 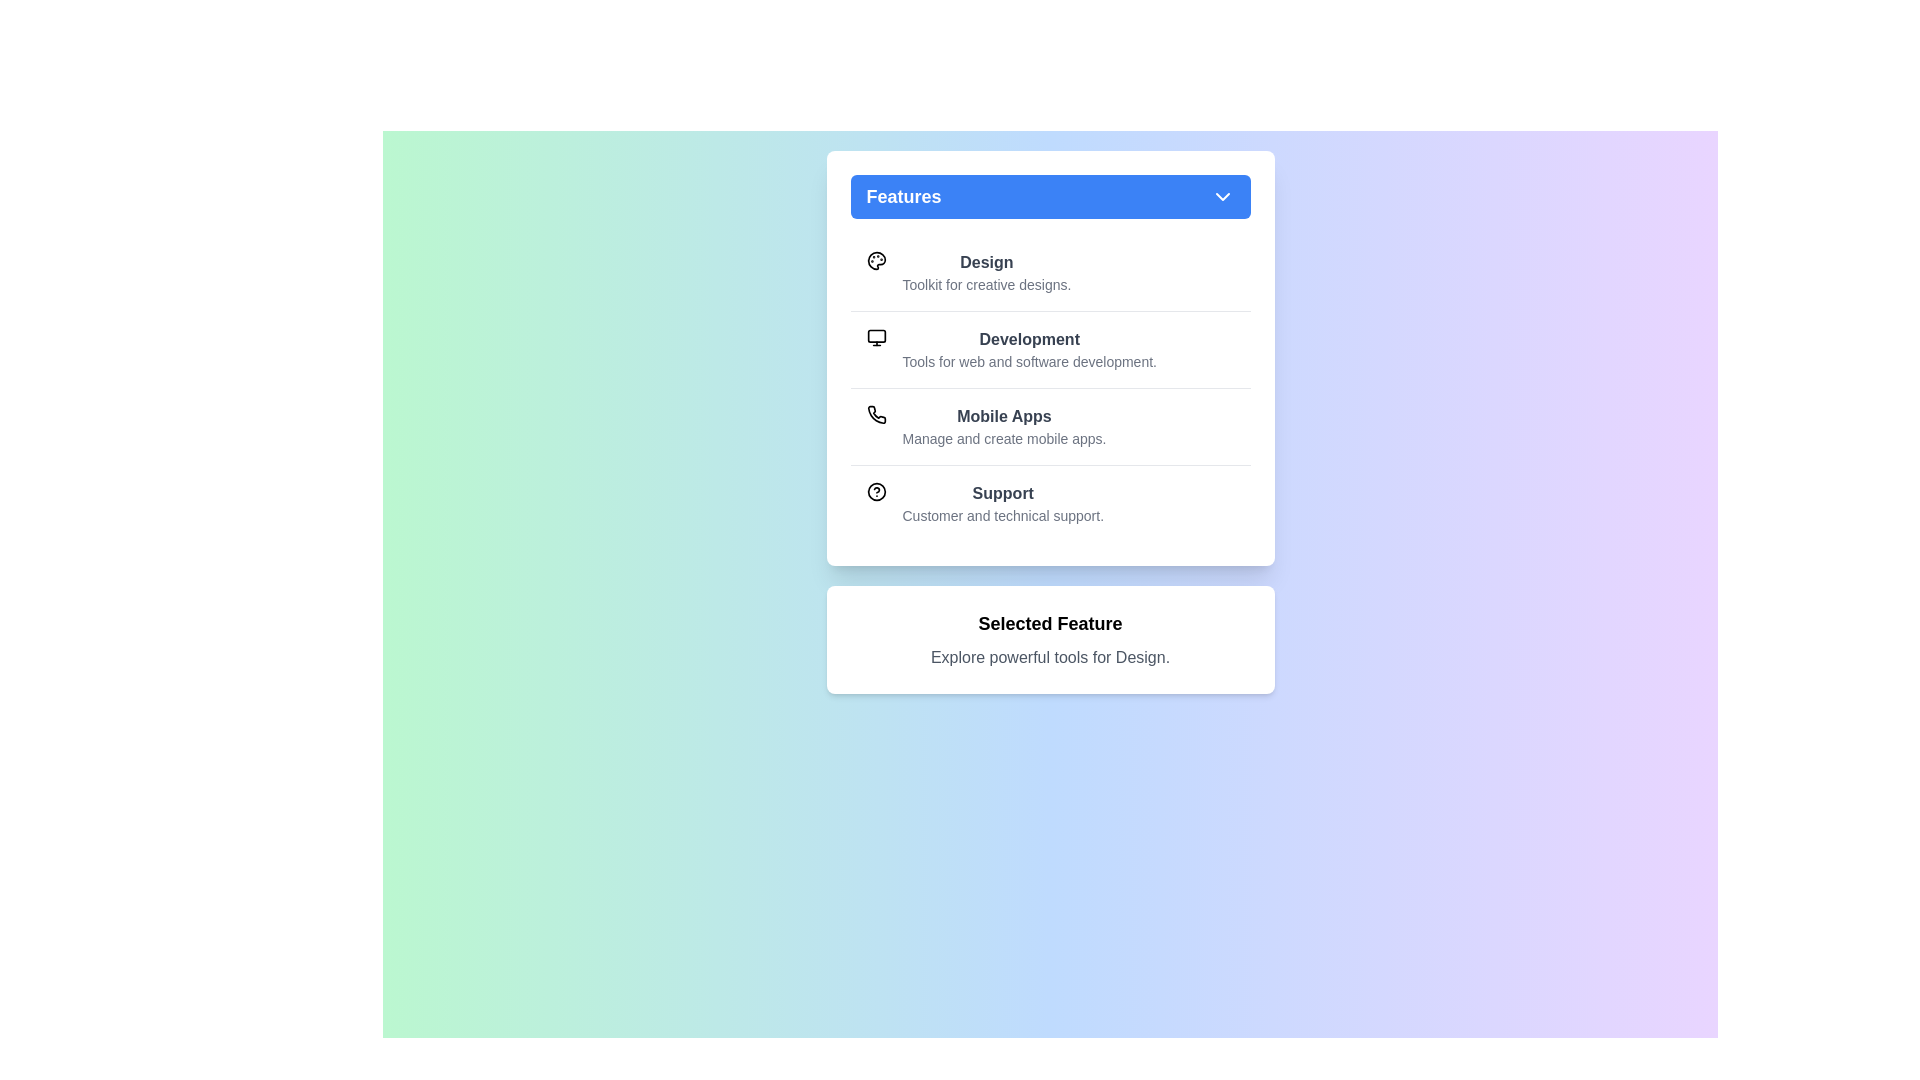 What do you see at coordinates (1049, 196) in the screenshot?
I see `the 'Features' button to toggle the visibility of the feature list` at bounding box center [1049, 196].